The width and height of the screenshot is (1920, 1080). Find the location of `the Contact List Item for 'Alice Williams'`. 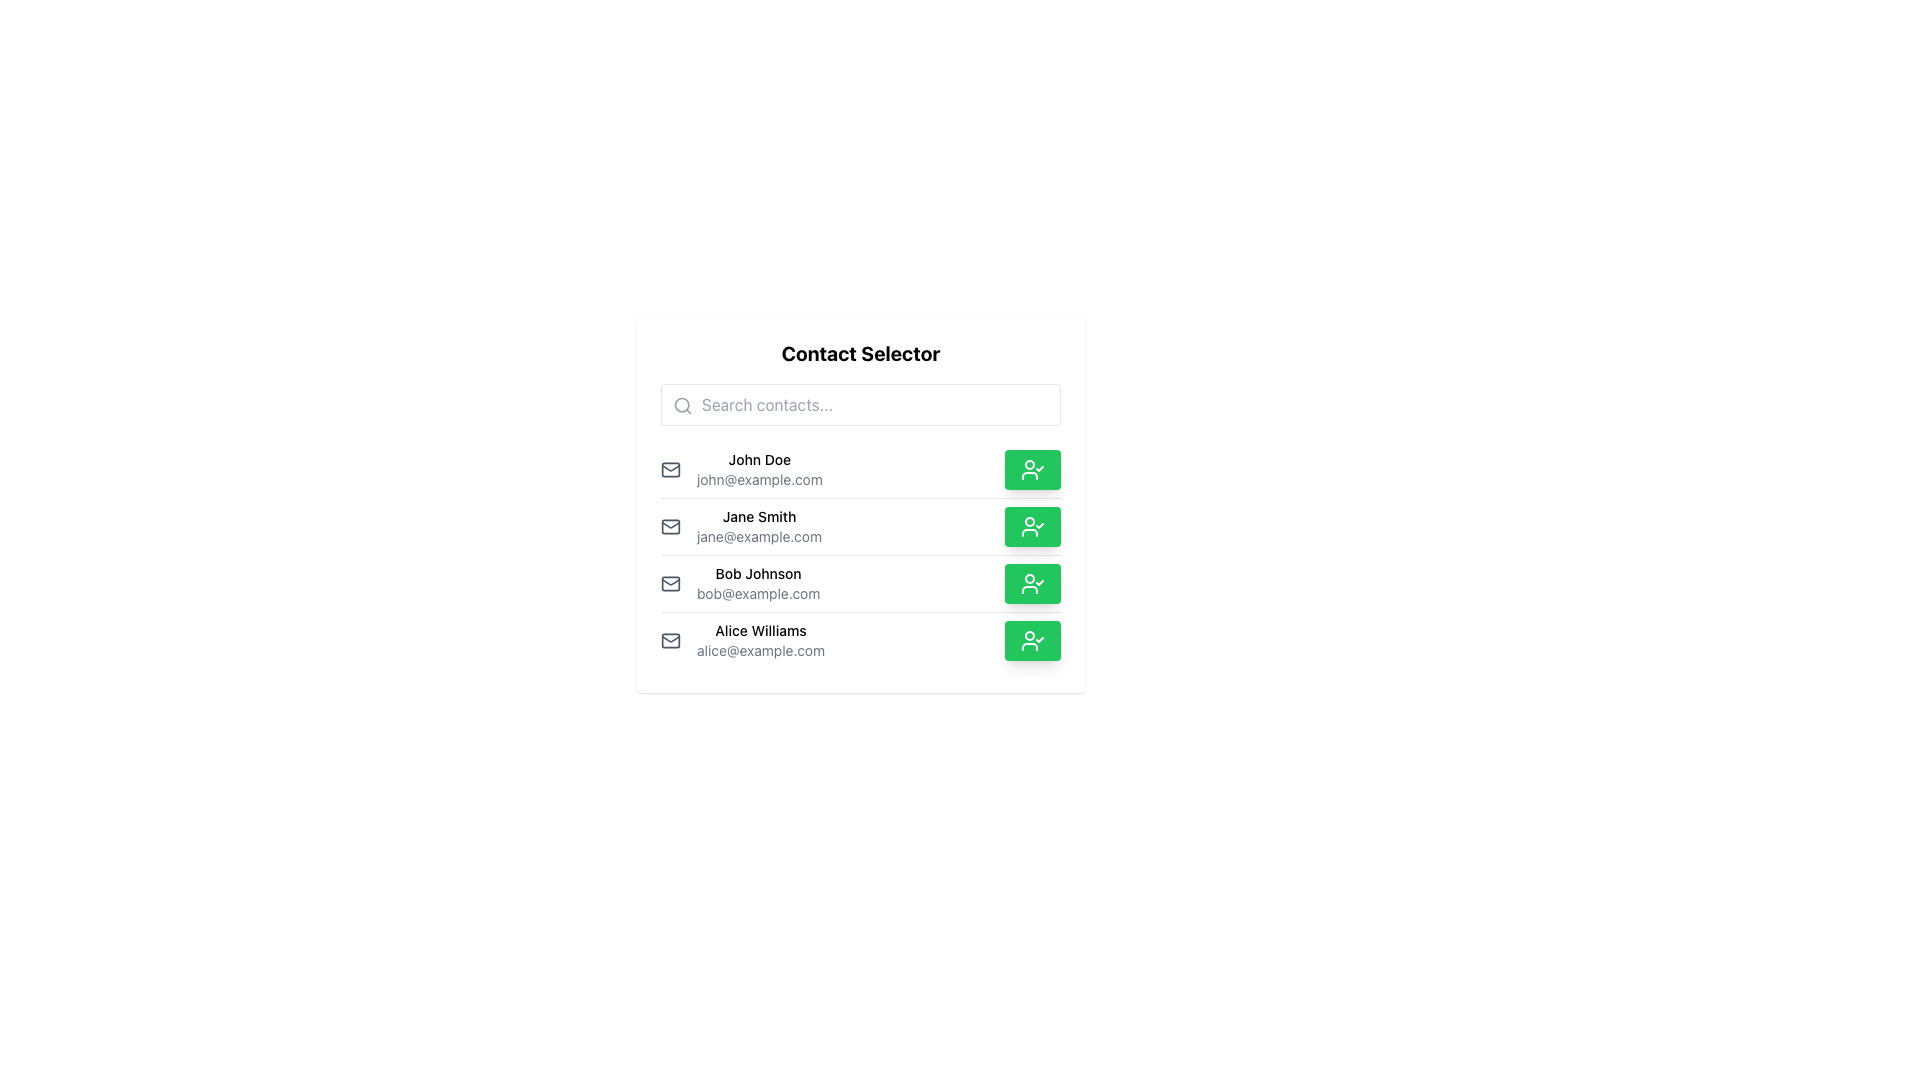

the Contact List Item for 'Alice Williams' is located at coordinates (742, 640).